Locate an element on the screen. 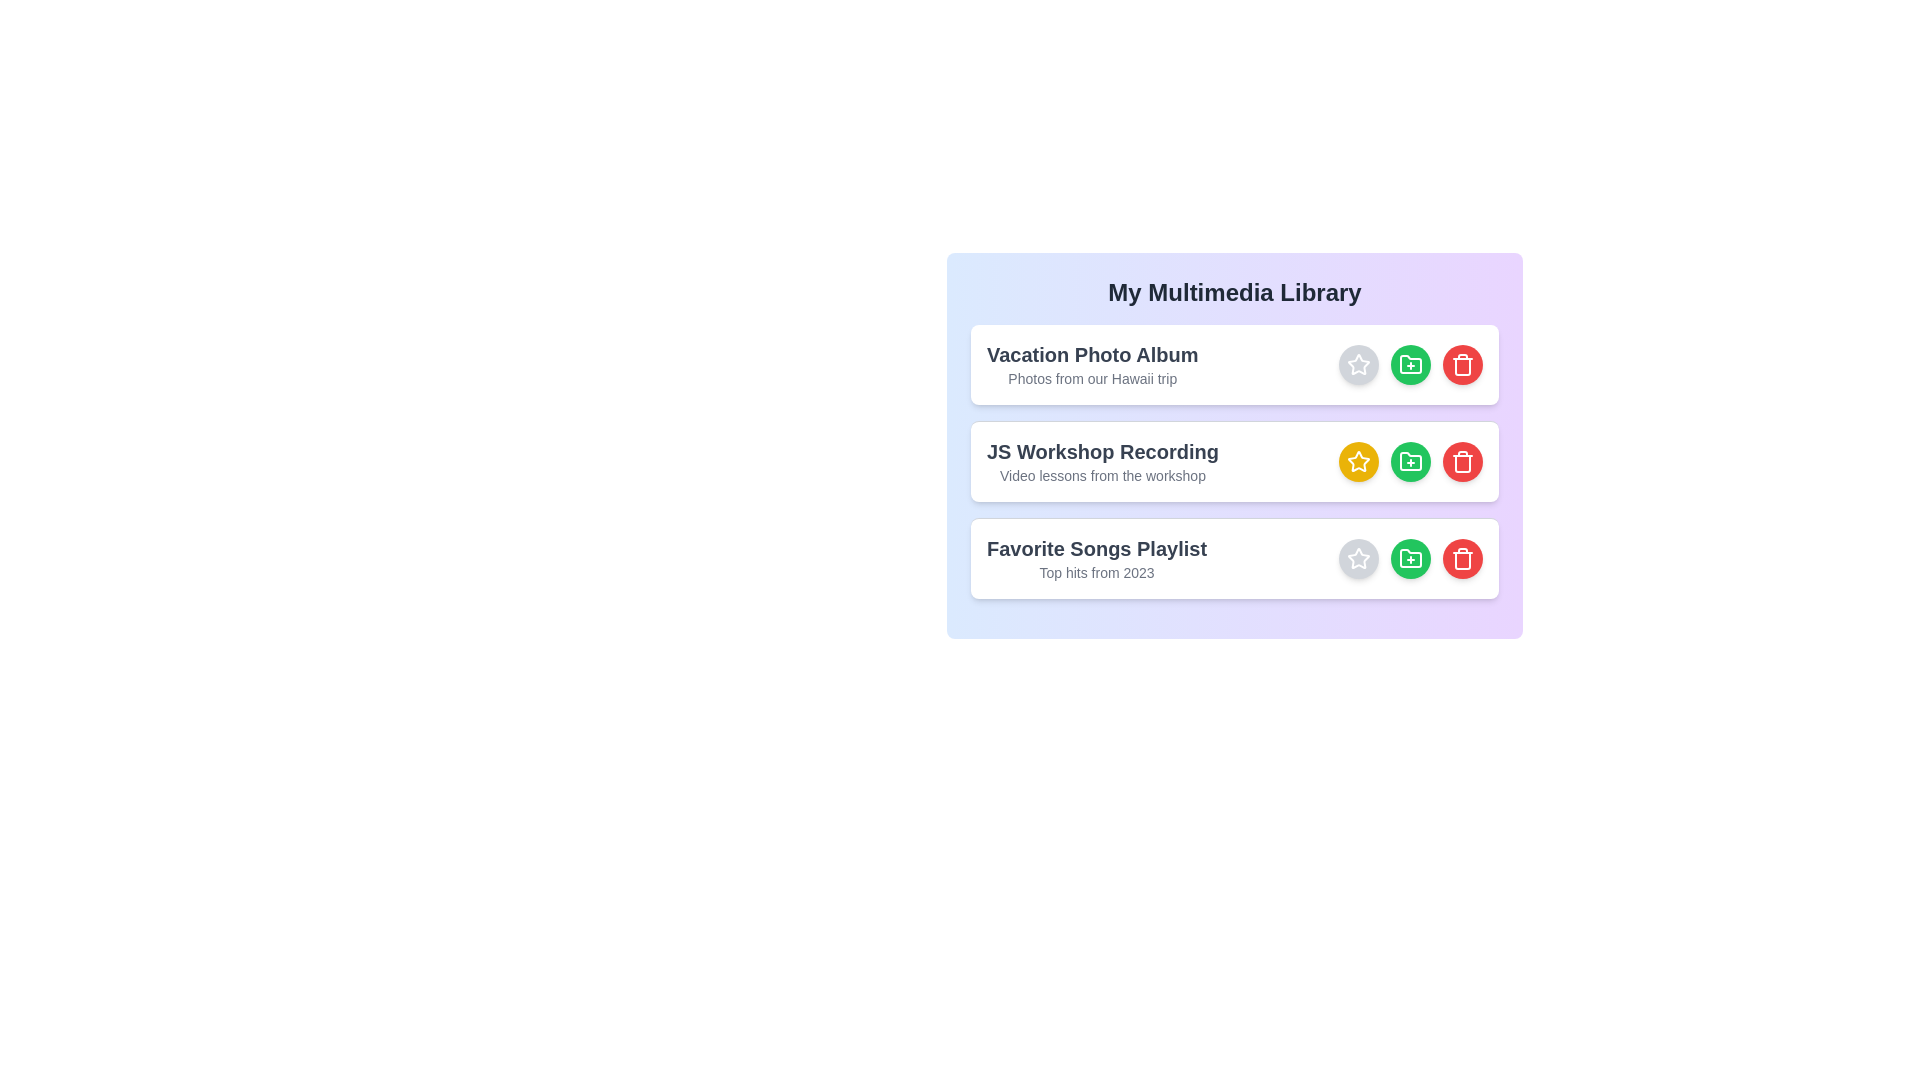 The image size is (1920, 1080). the circular gray button with a centered star icon to mark the playlist as favorite is located at coordinates (1358, 559).